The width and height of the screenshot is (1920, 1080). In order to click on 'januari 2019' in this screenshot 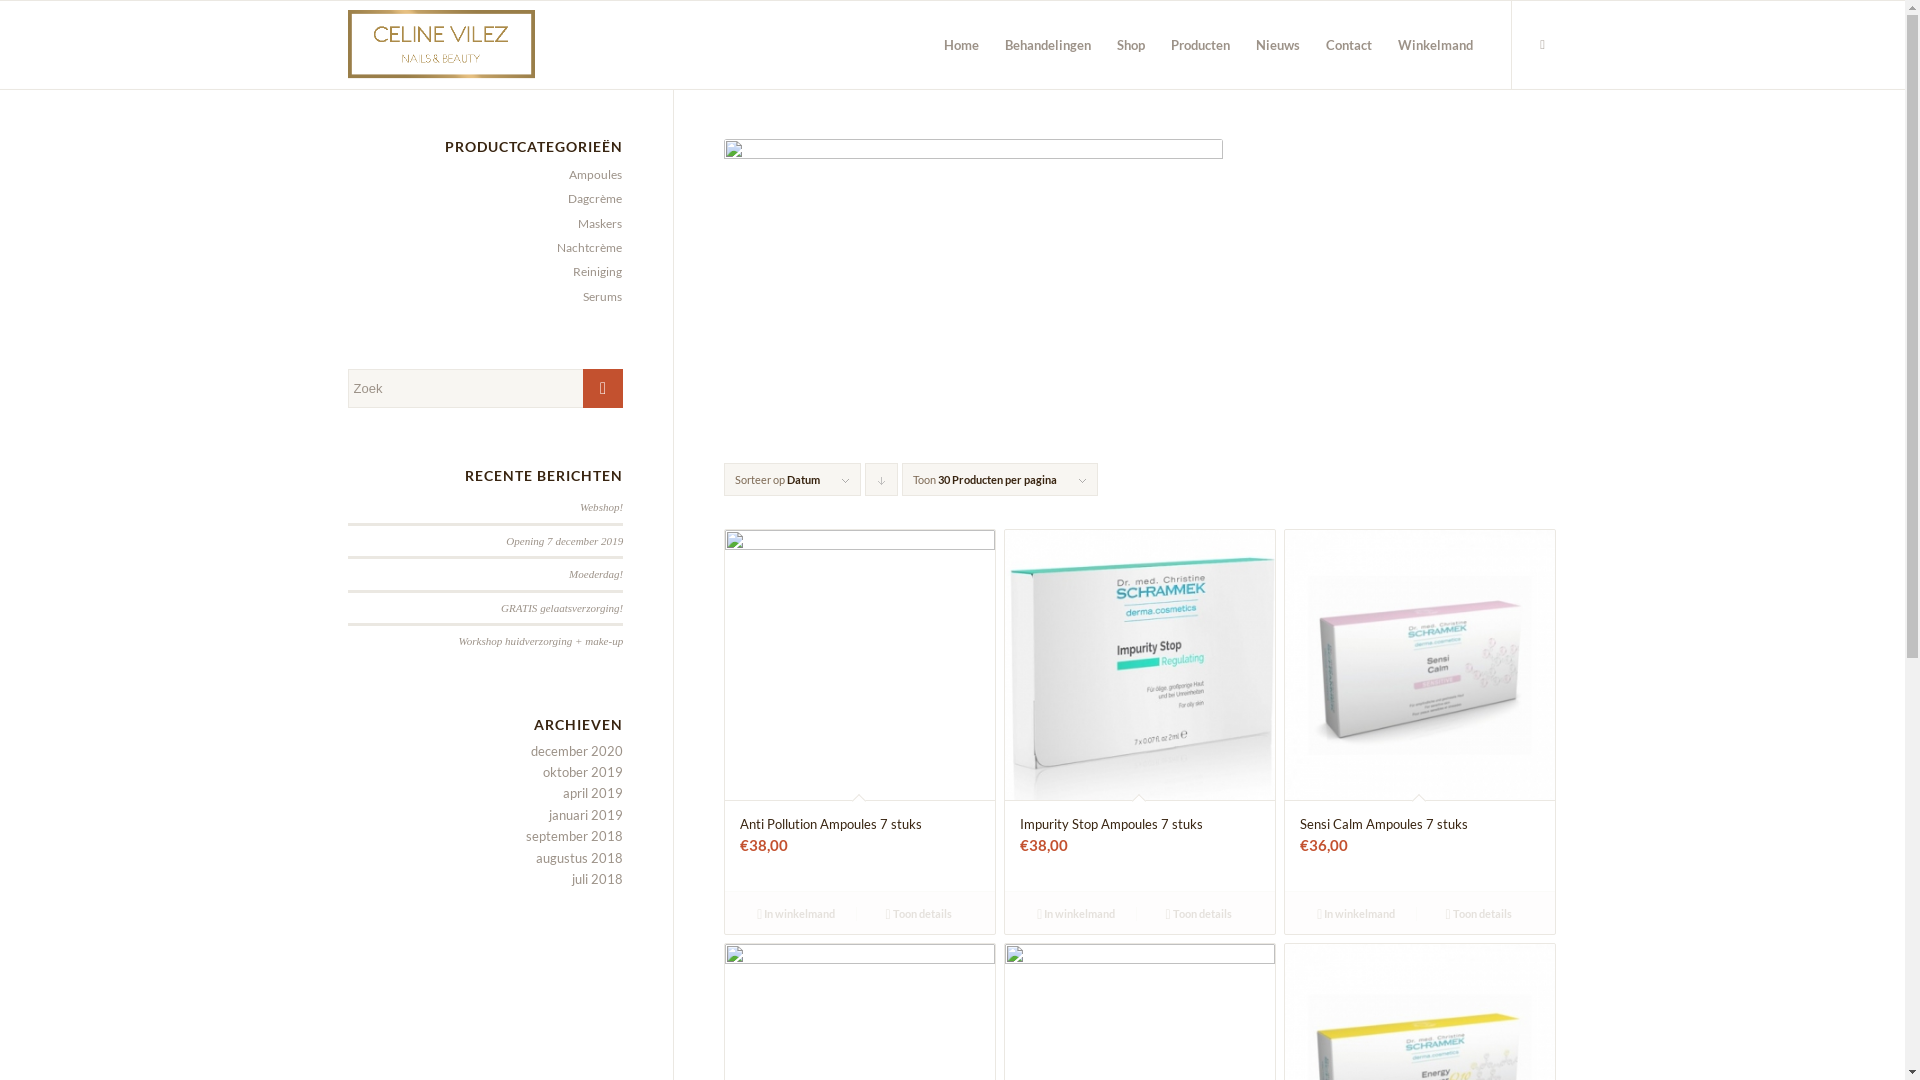, I will do `click(584, 814)`.